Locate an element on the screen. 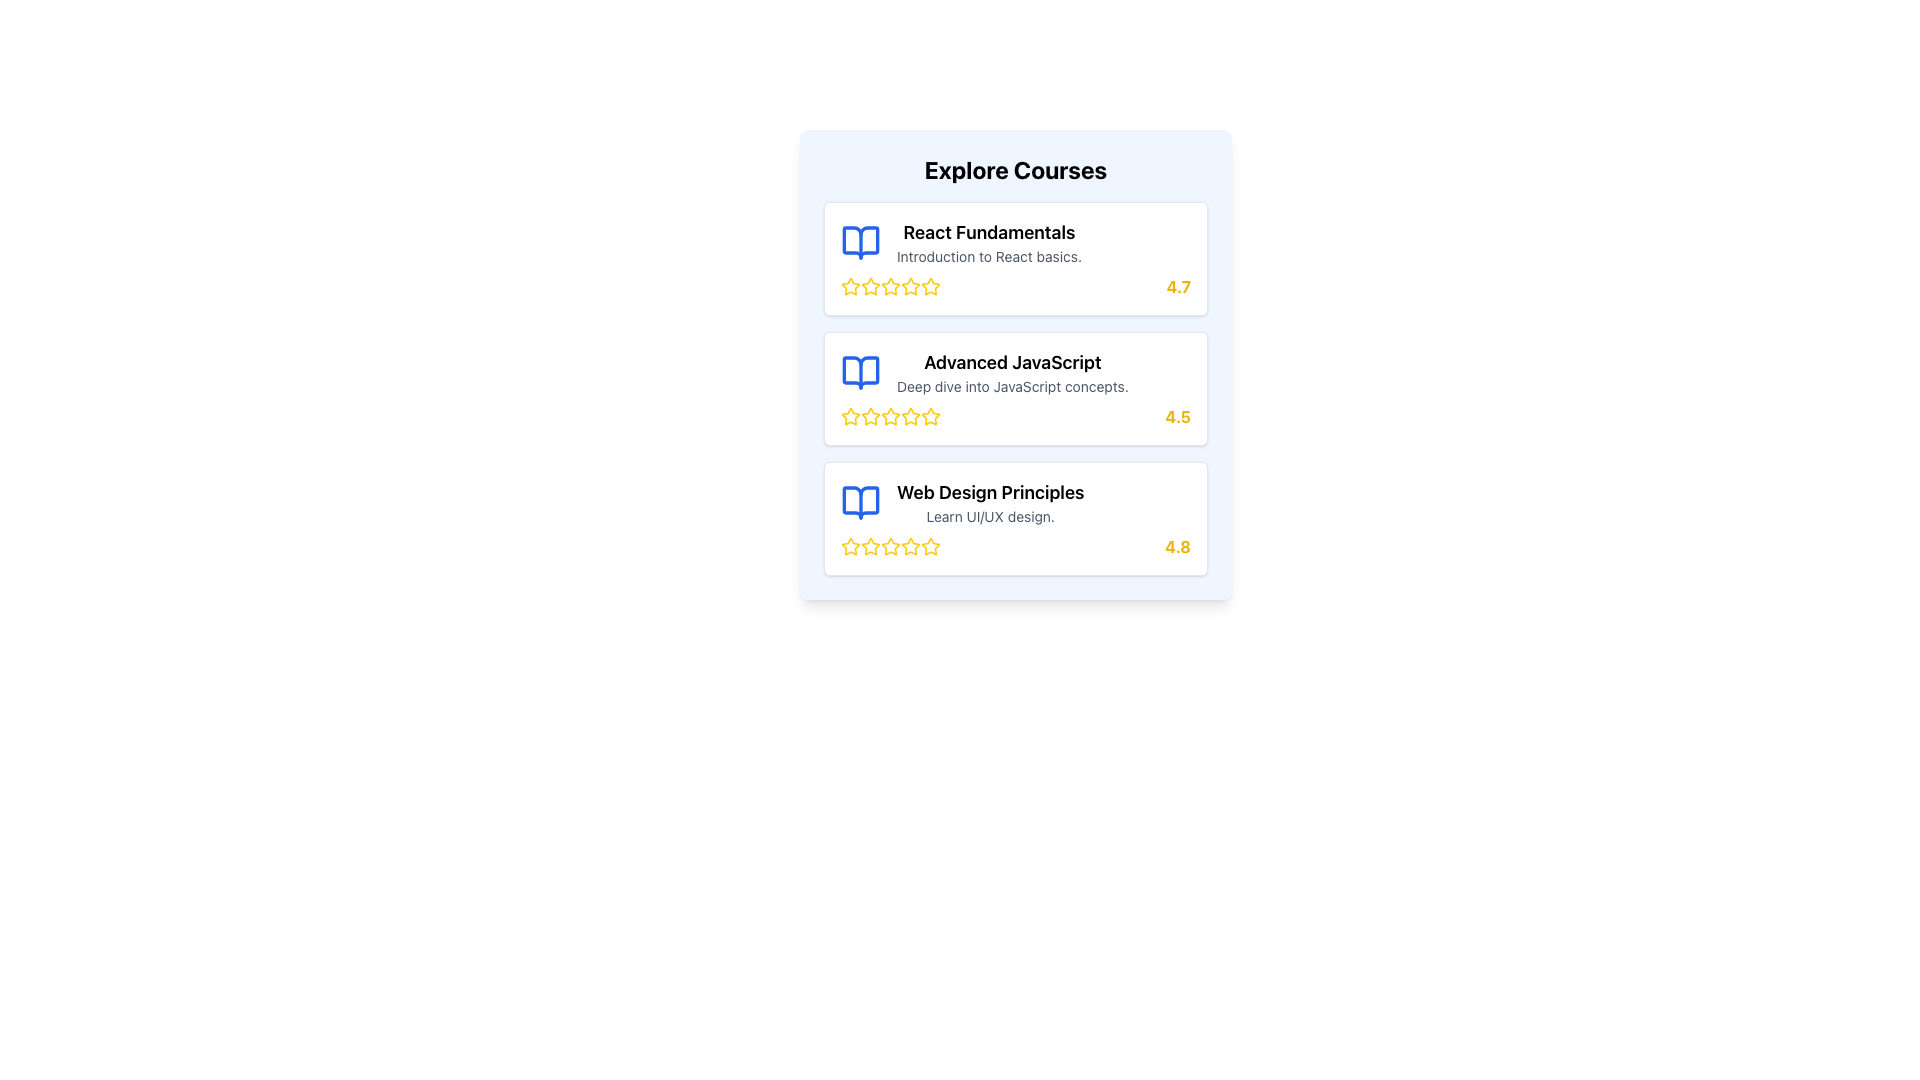 This screenshot has width=1920, height=1080. the text element displaying the overall rating for the 'Advanced JavaScript' course is located at coordinates (1178, 415).